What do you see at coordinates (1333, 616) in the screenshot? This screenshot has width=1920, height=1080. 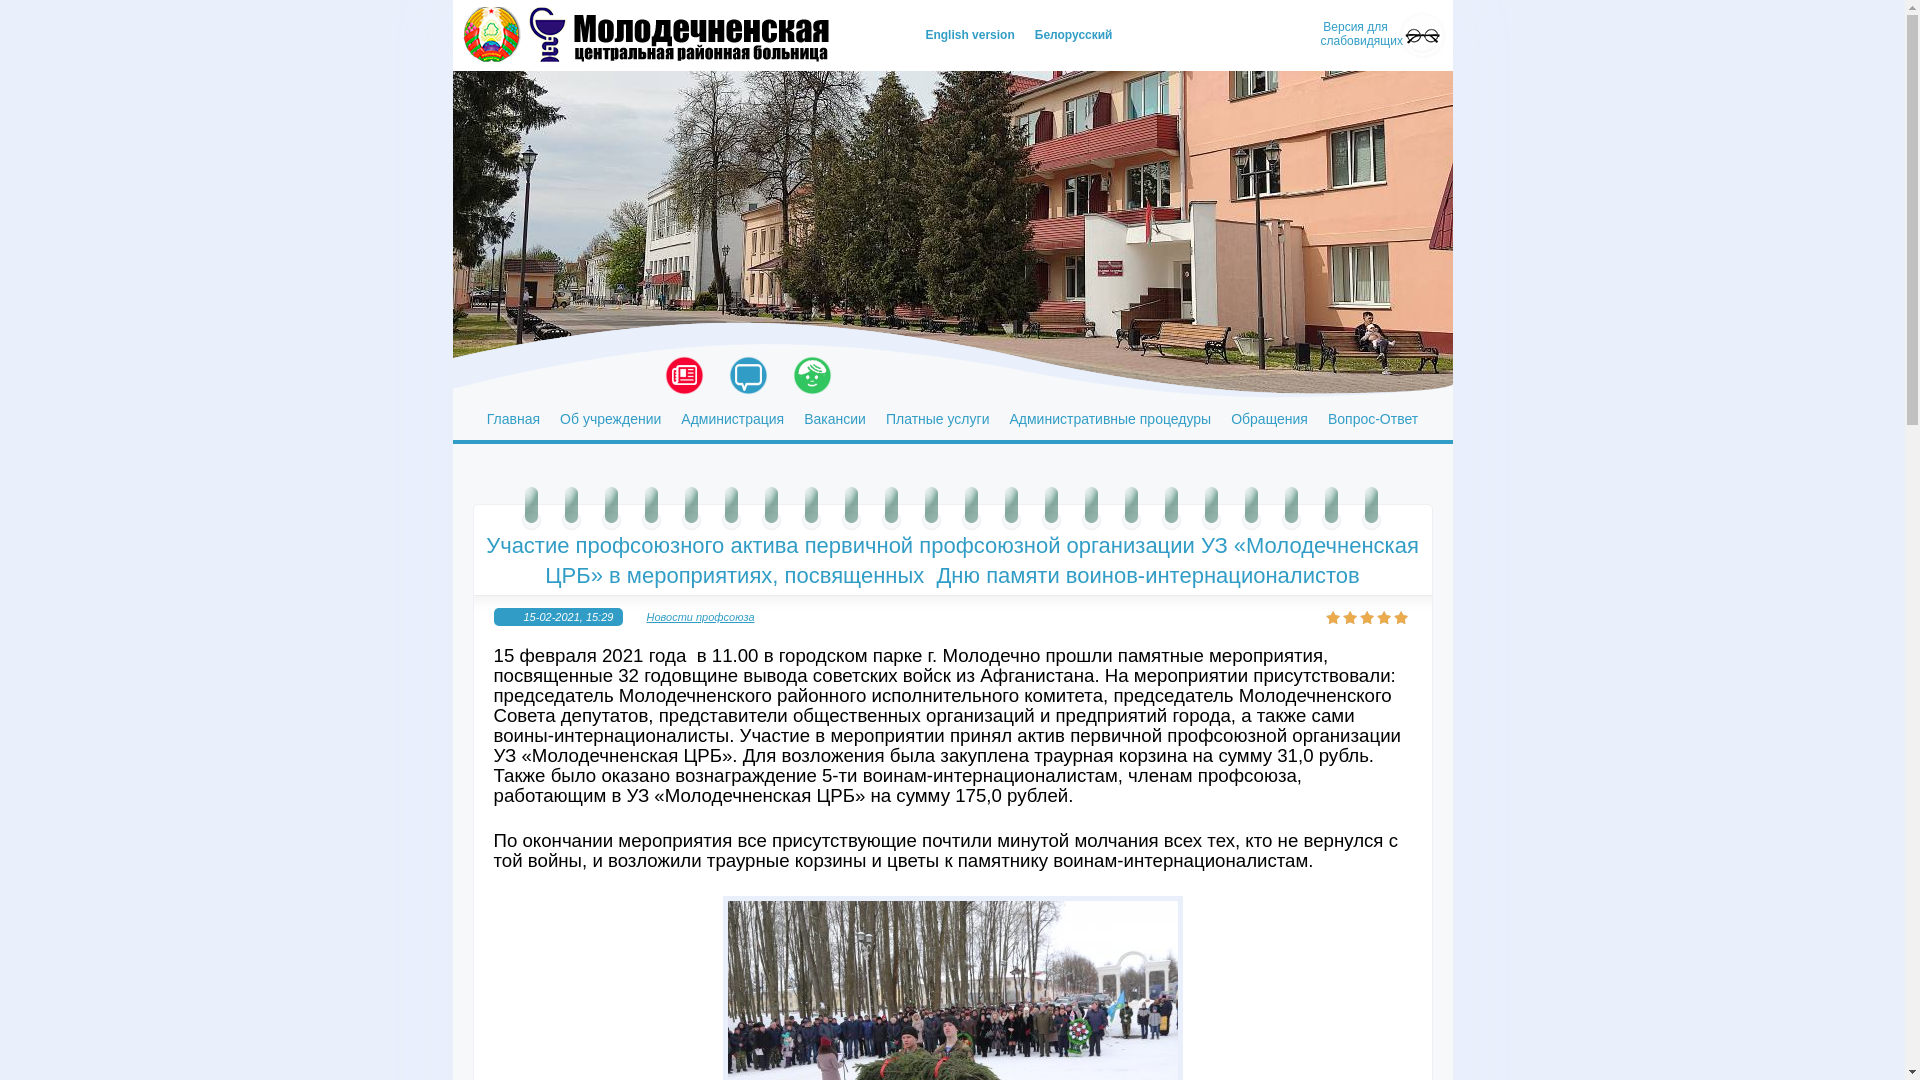 I see `'1'` at bounding box center [1333, 616].